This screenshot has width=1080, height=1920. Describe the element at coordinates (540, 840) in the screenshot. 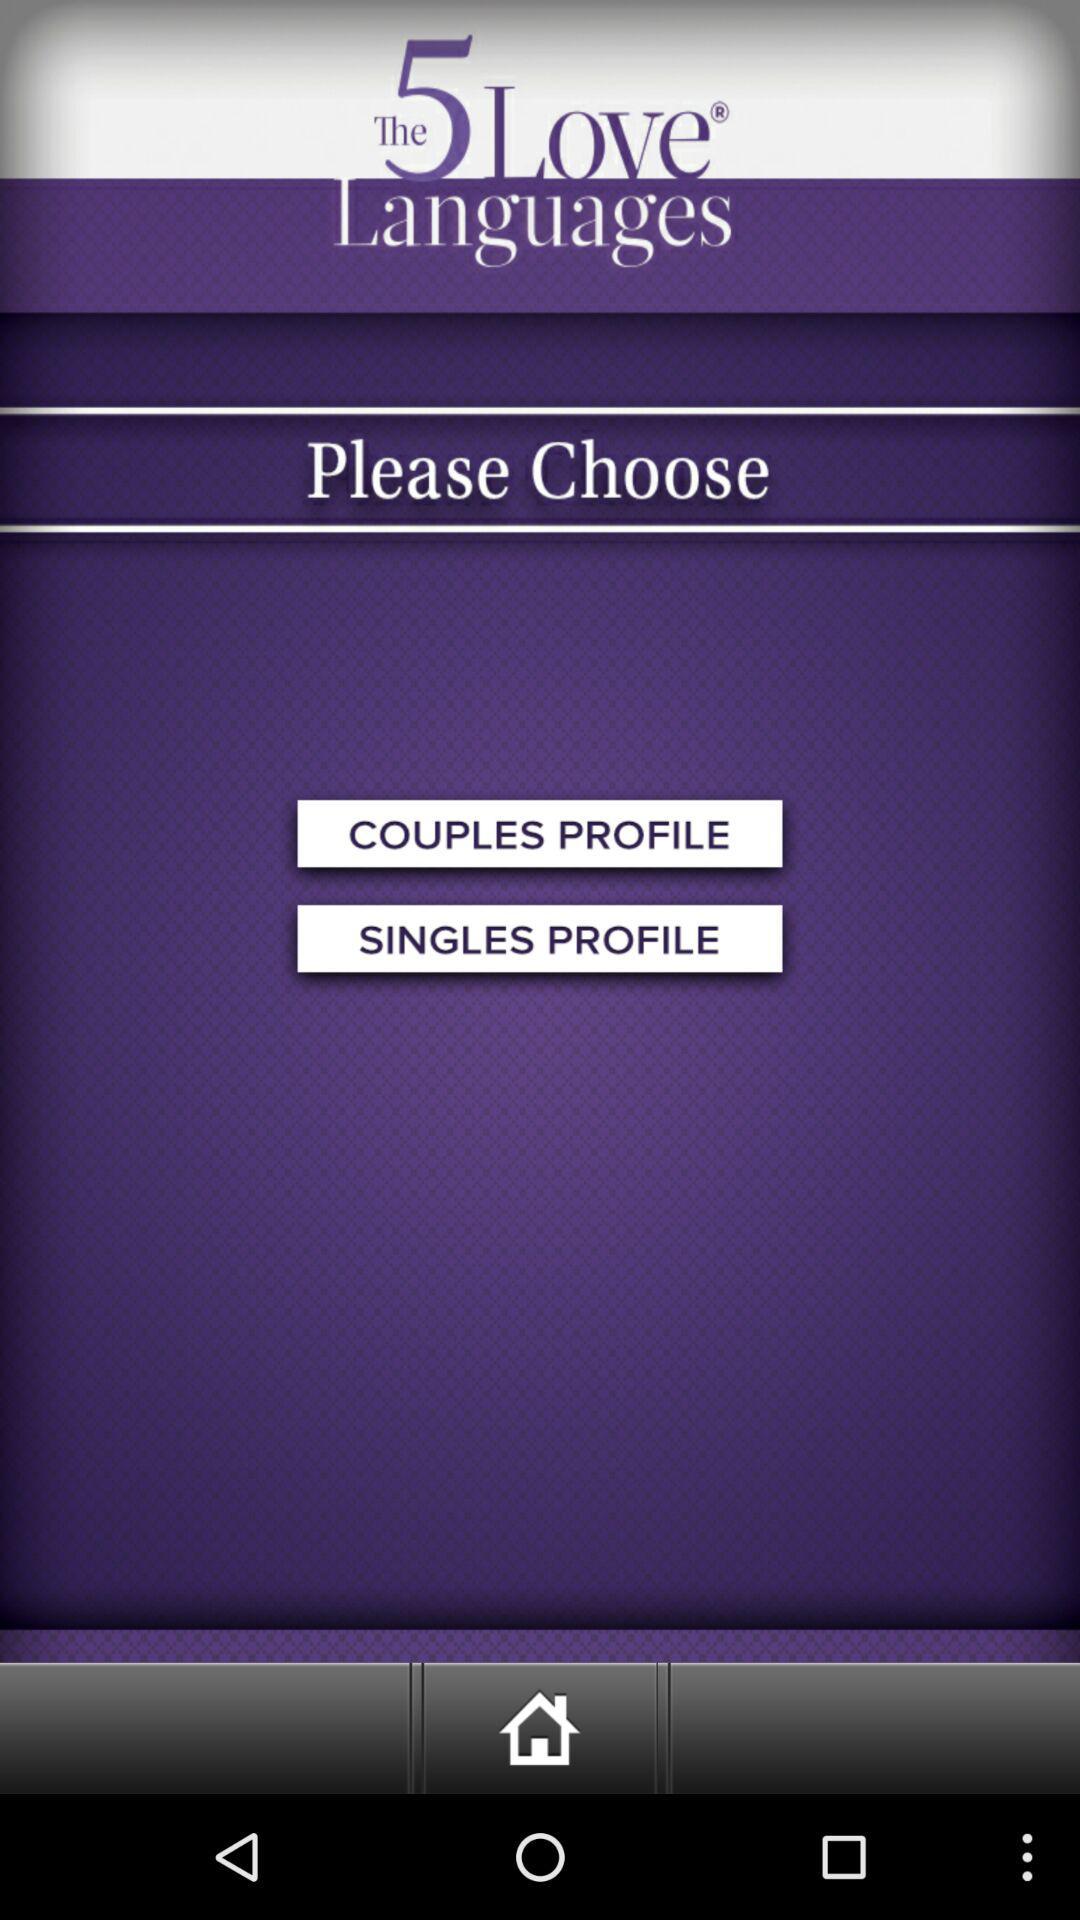

I see `share the article` at that location.